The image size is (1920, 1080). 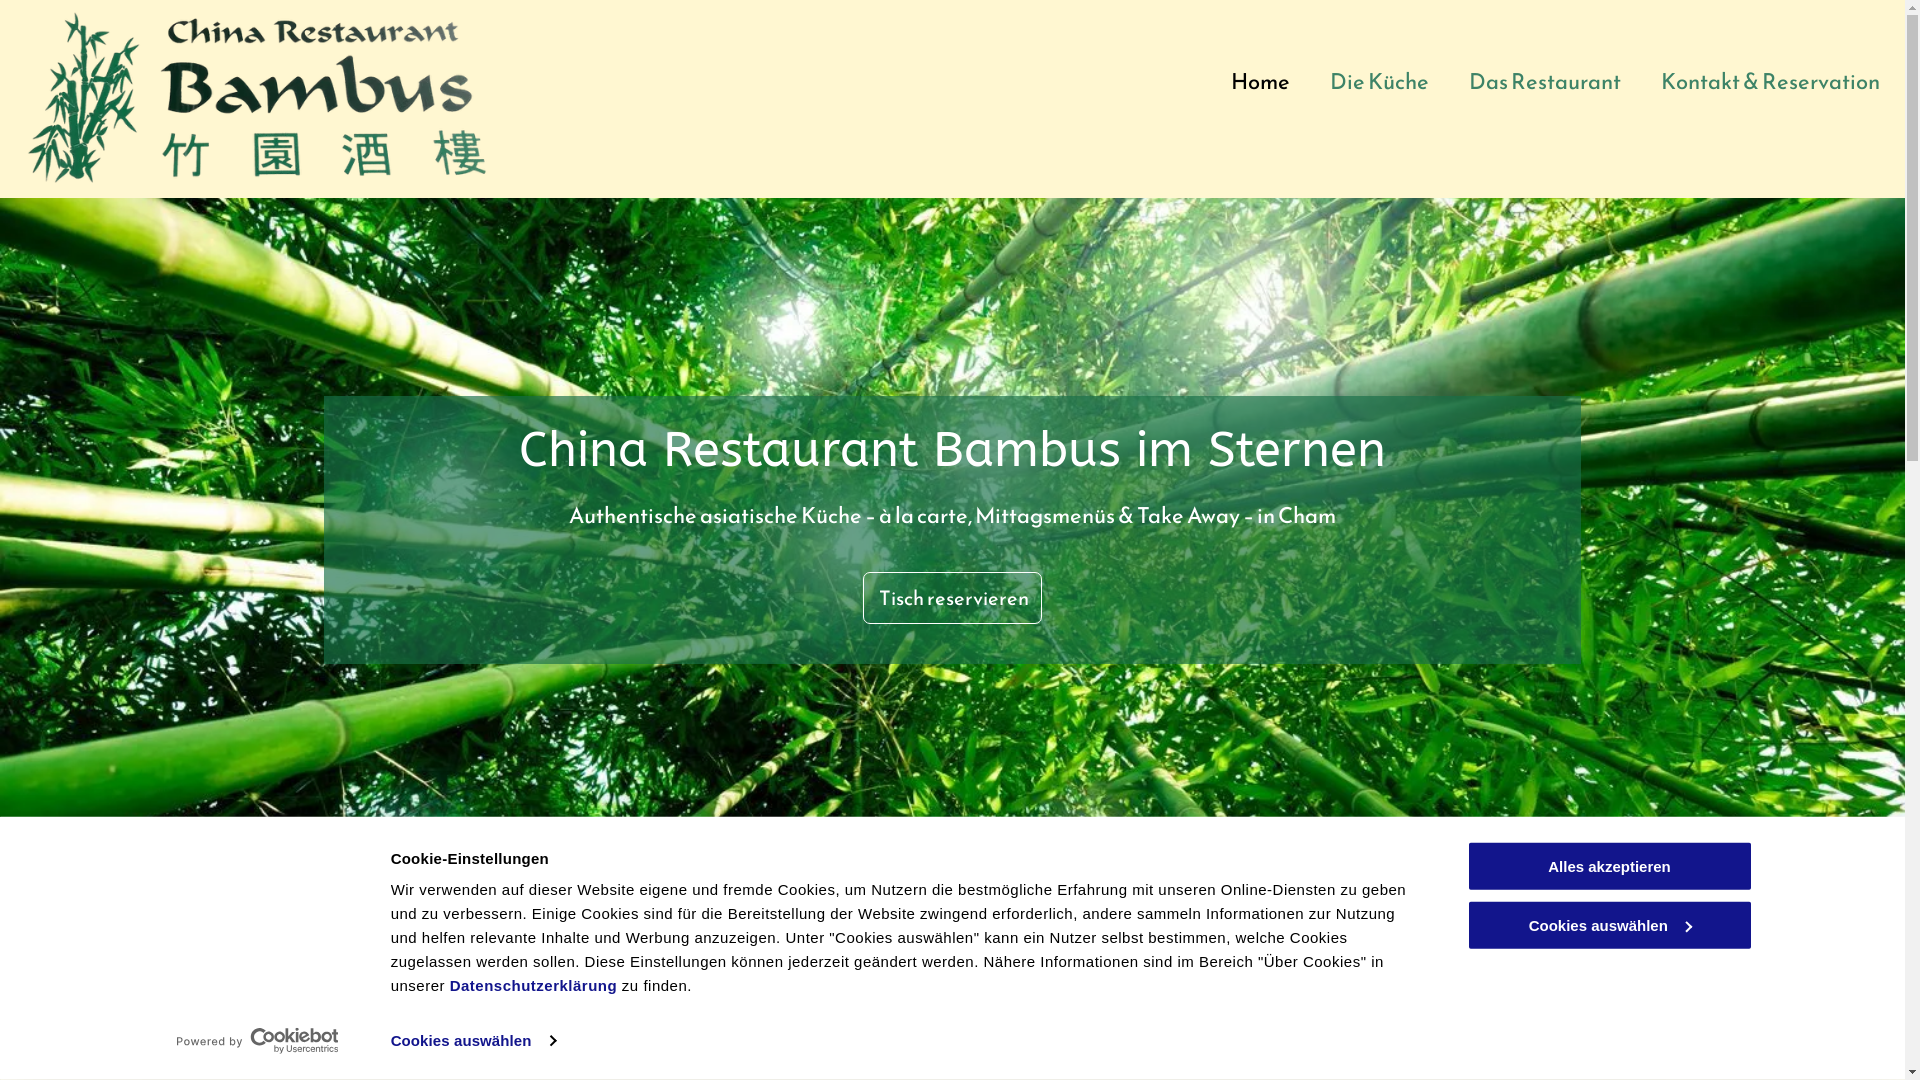 What do you see at coordinates (1544, 80) in the screenshot?
I see `'Das Restaurant'` at bounding box center [1544, 80].